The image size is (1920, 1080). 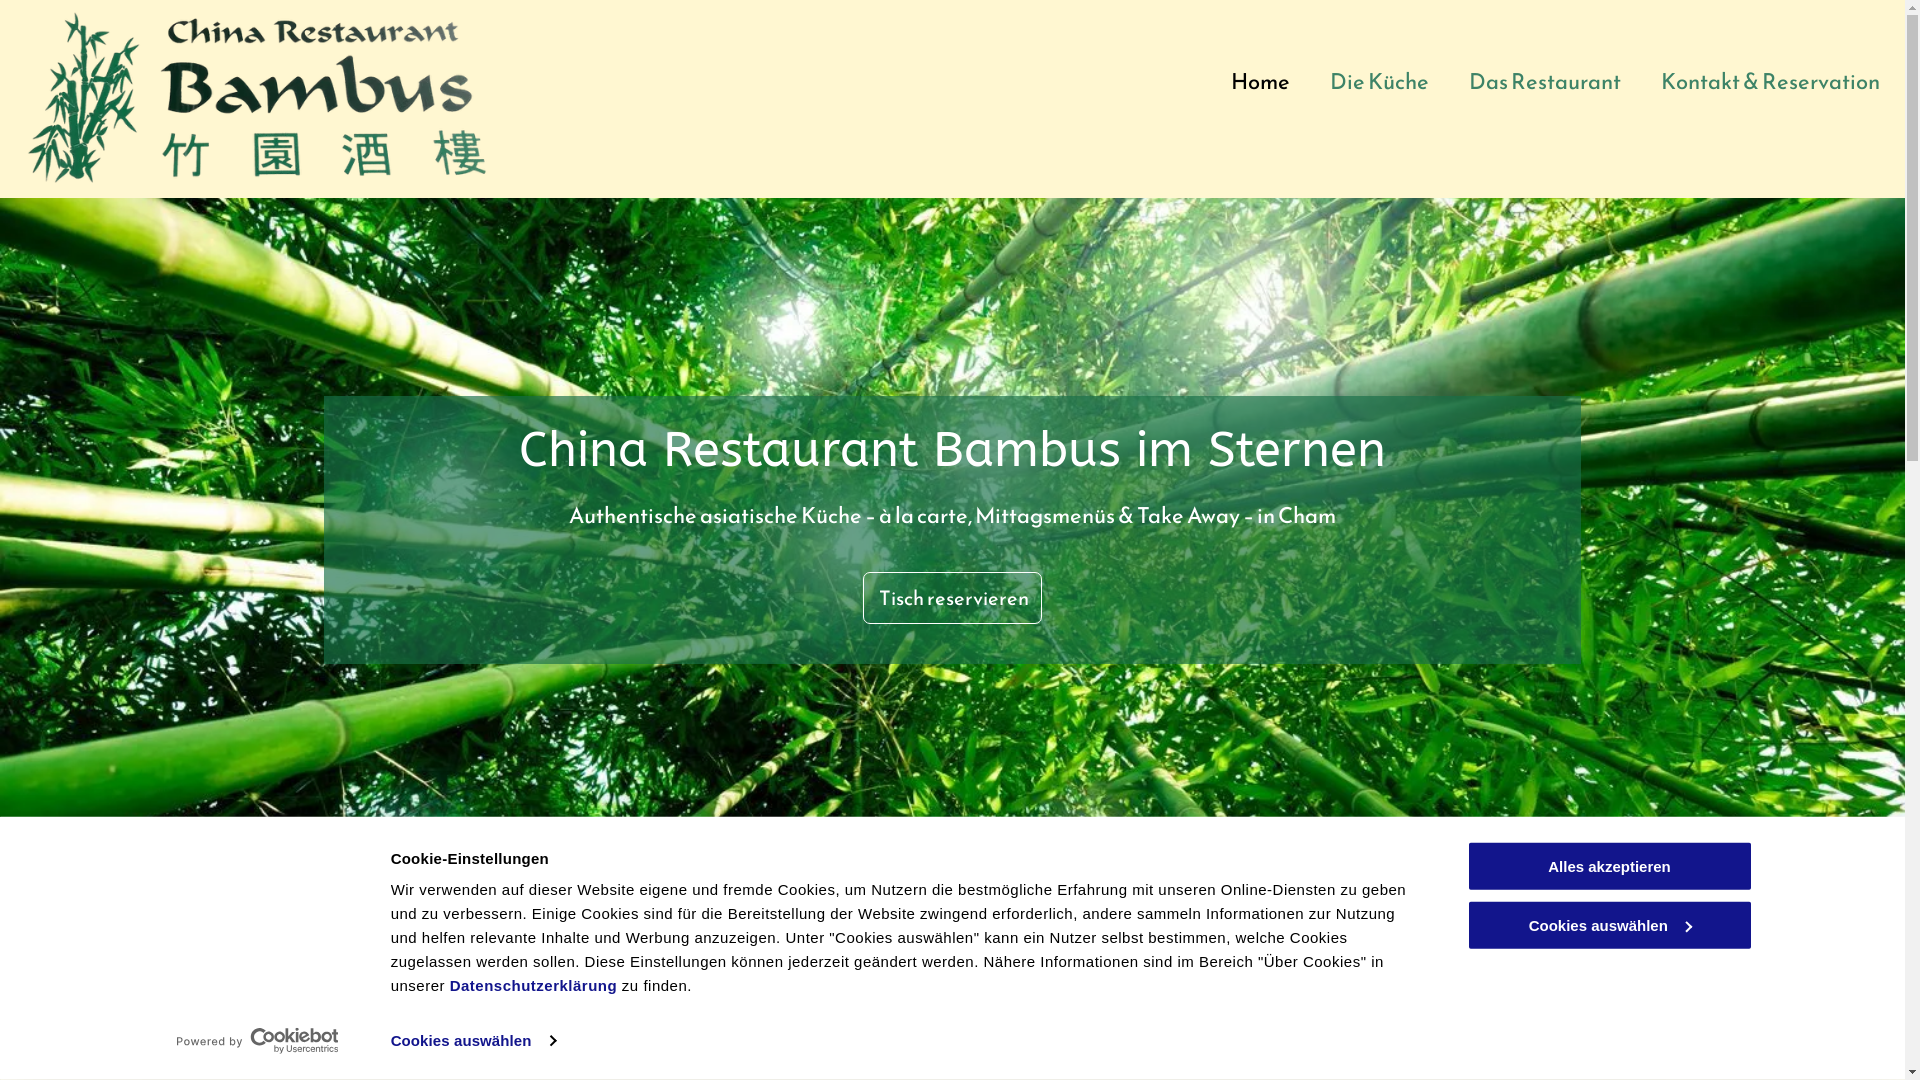 What do you see at coordinates (1544, 80) in the screenshot?
I see `'Das Restaurant'` at bounding box center [1544, 80].